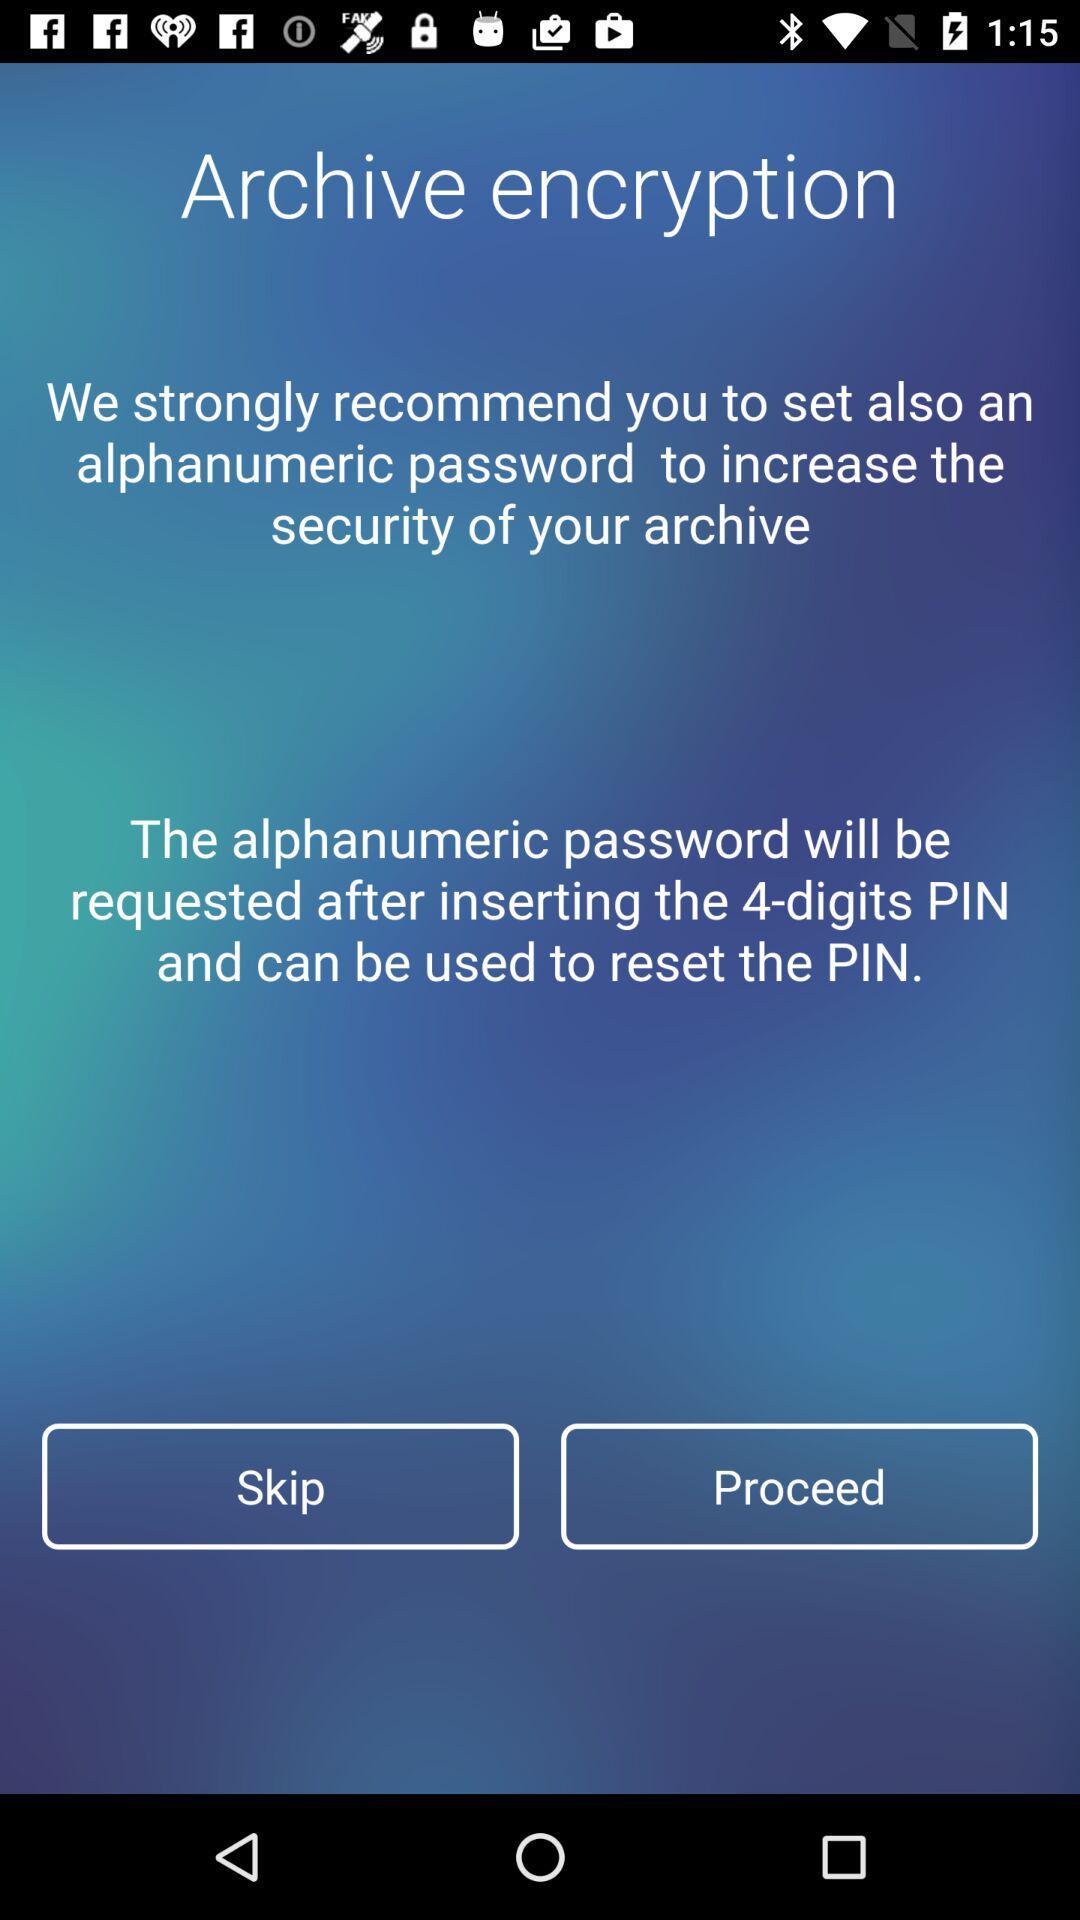 This screenshot has width=1080, height=1920. What do you see at coordinates (798, 1486) in the screenshot?
I see `the item below the the alphanumeric password item` at bounding box center [798, 1486].